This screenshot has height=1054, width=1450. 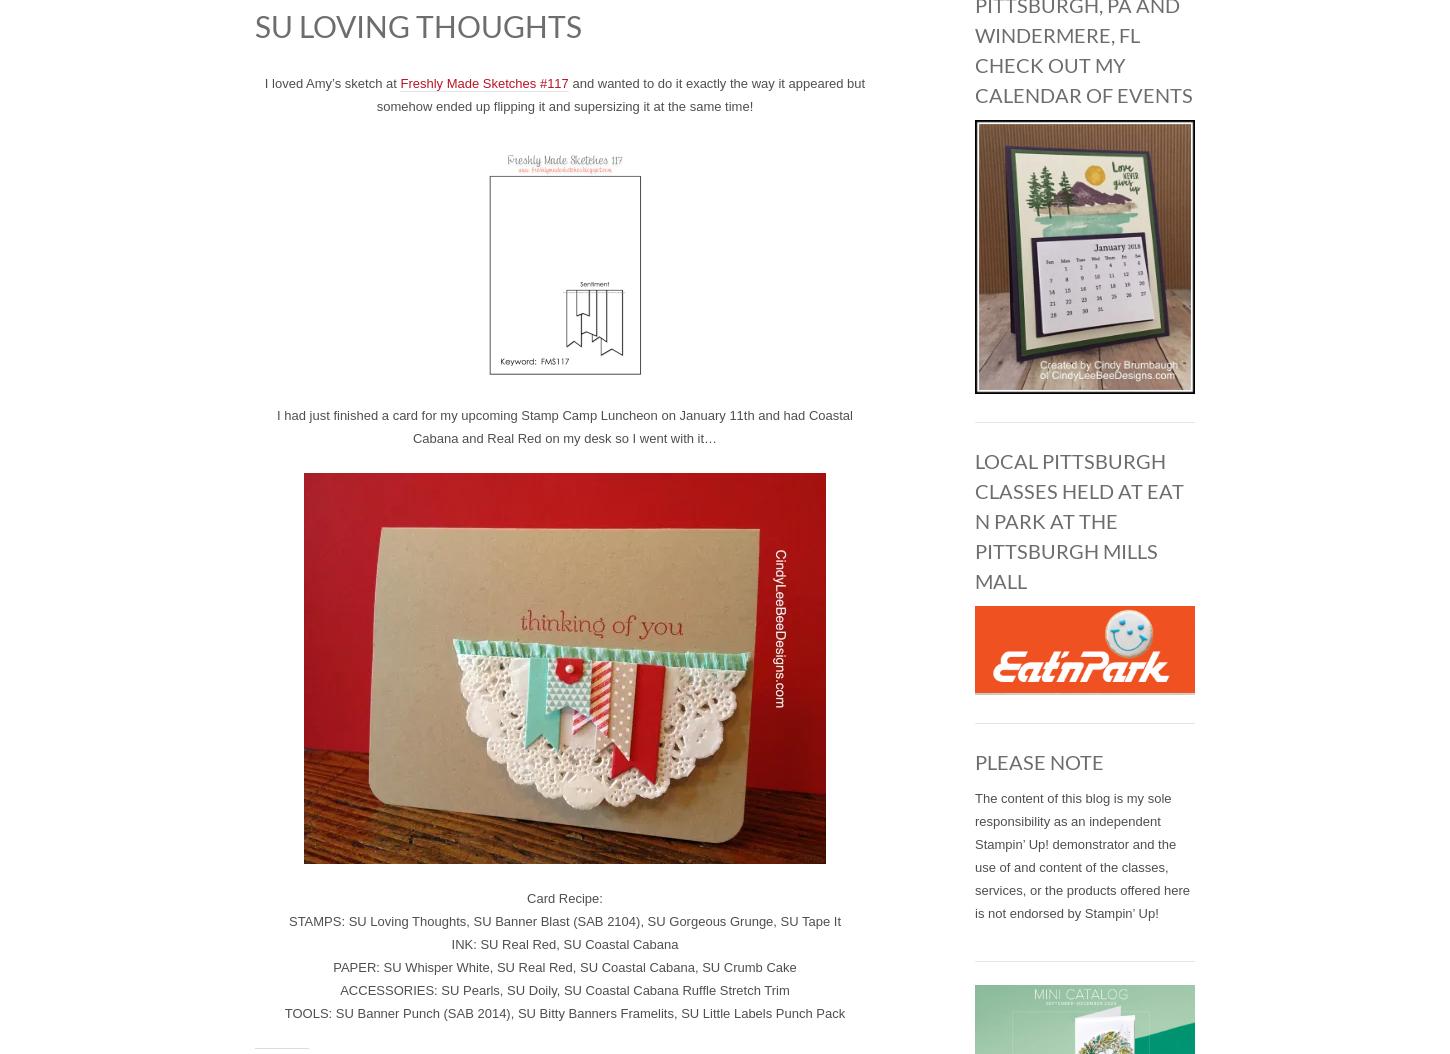 I want to click on 'TOOLS: SU Banner Punch (SAB 2014), SU Bitty Banners Framelits, SU Little Labels Punch Pack', so click(x=284, y=1011).